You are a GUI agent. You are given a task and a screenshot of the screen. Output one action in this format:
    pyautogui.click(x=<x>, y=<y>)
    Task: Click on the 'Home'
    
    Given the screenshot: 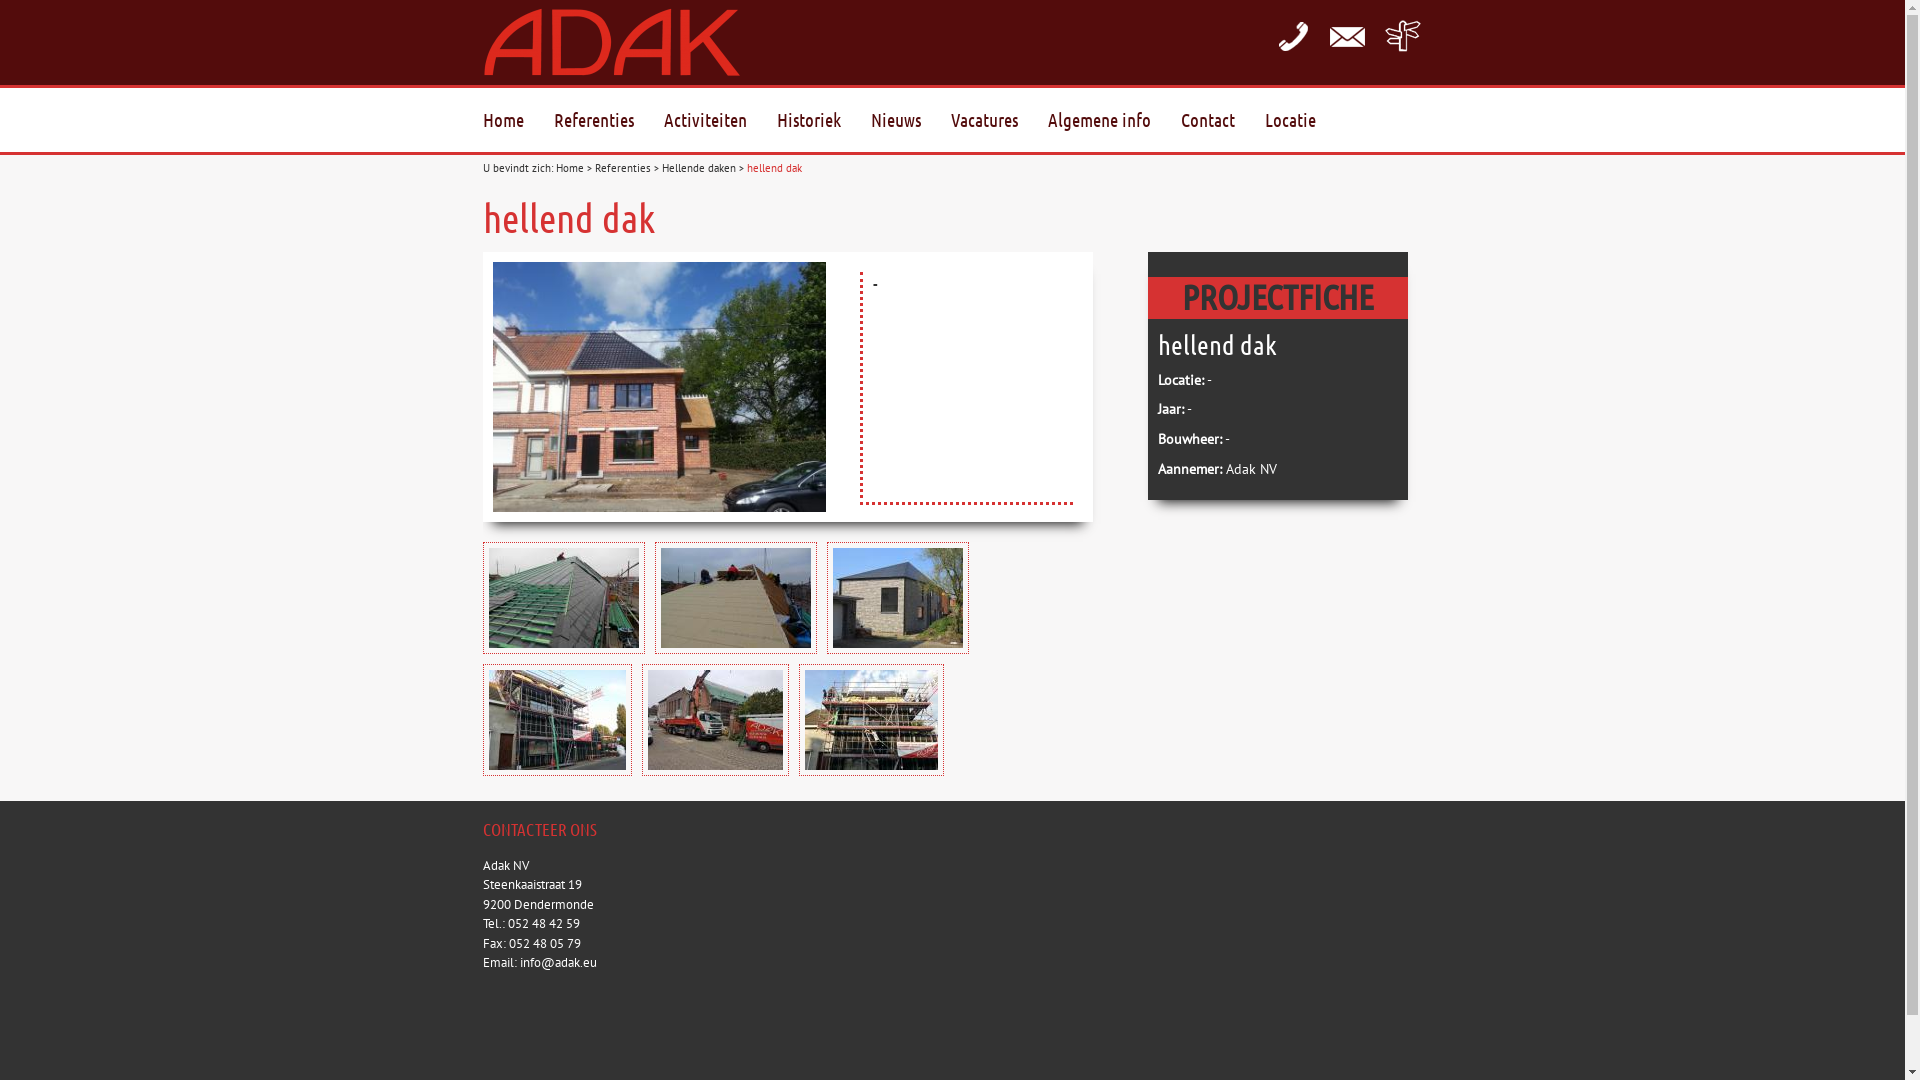 What is the action you would take?
    pyautogui.click(x=569, y=167)
    